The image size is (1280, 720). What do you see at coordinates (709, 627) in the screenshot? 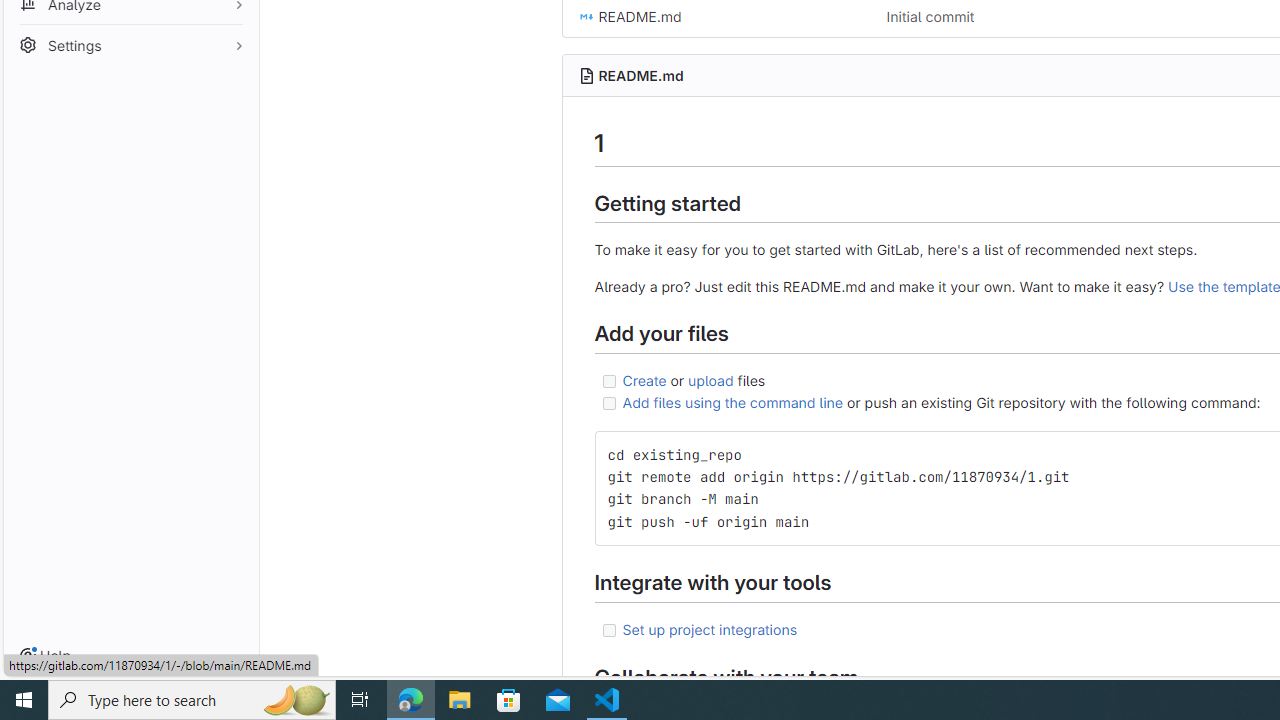
I see `'Set up project integrations'` at bounding box center [709, 627].